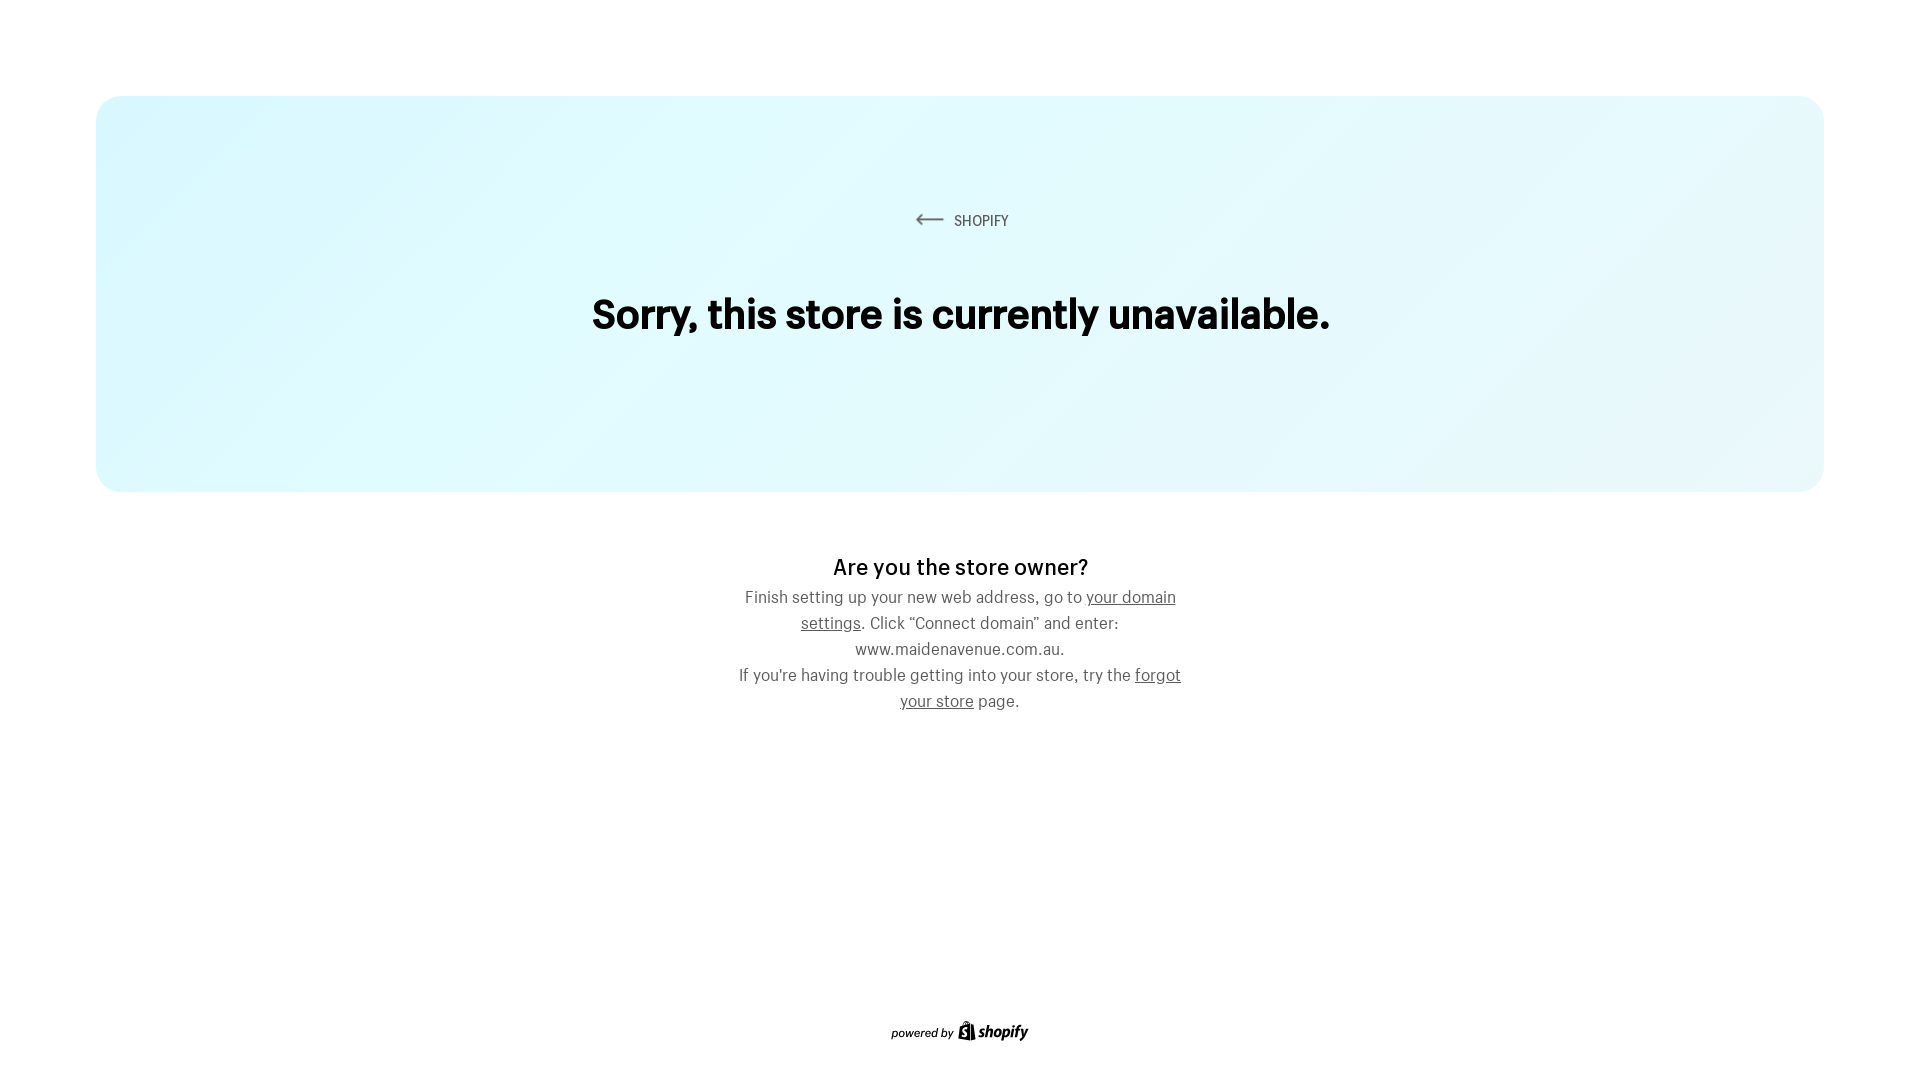 The image size is (1920, 1080). What do you see at coordinates (960, 220) in the screenshot?
I see `'SHOPIFY'` at bounding box center [960, 220].